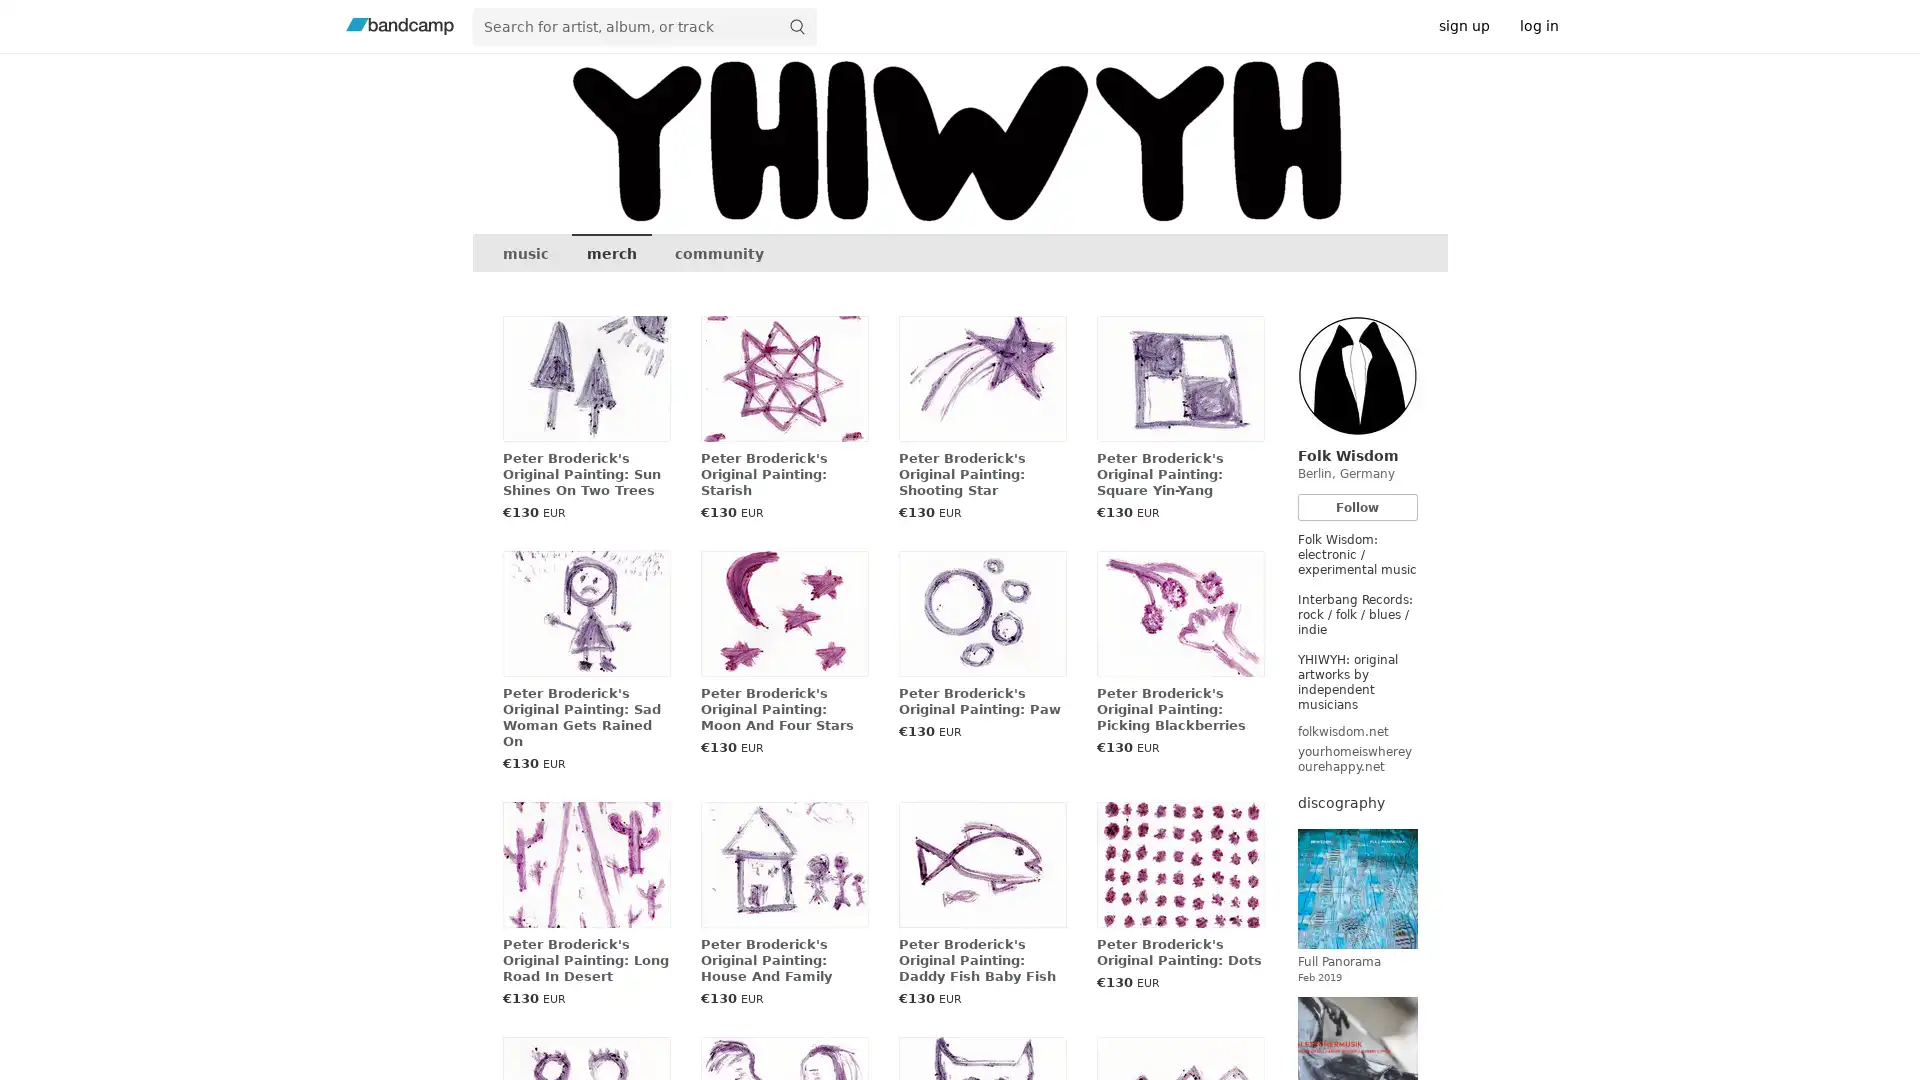 The image size is (1920, 1080). I want to click on Follow, so click(1357, 506).